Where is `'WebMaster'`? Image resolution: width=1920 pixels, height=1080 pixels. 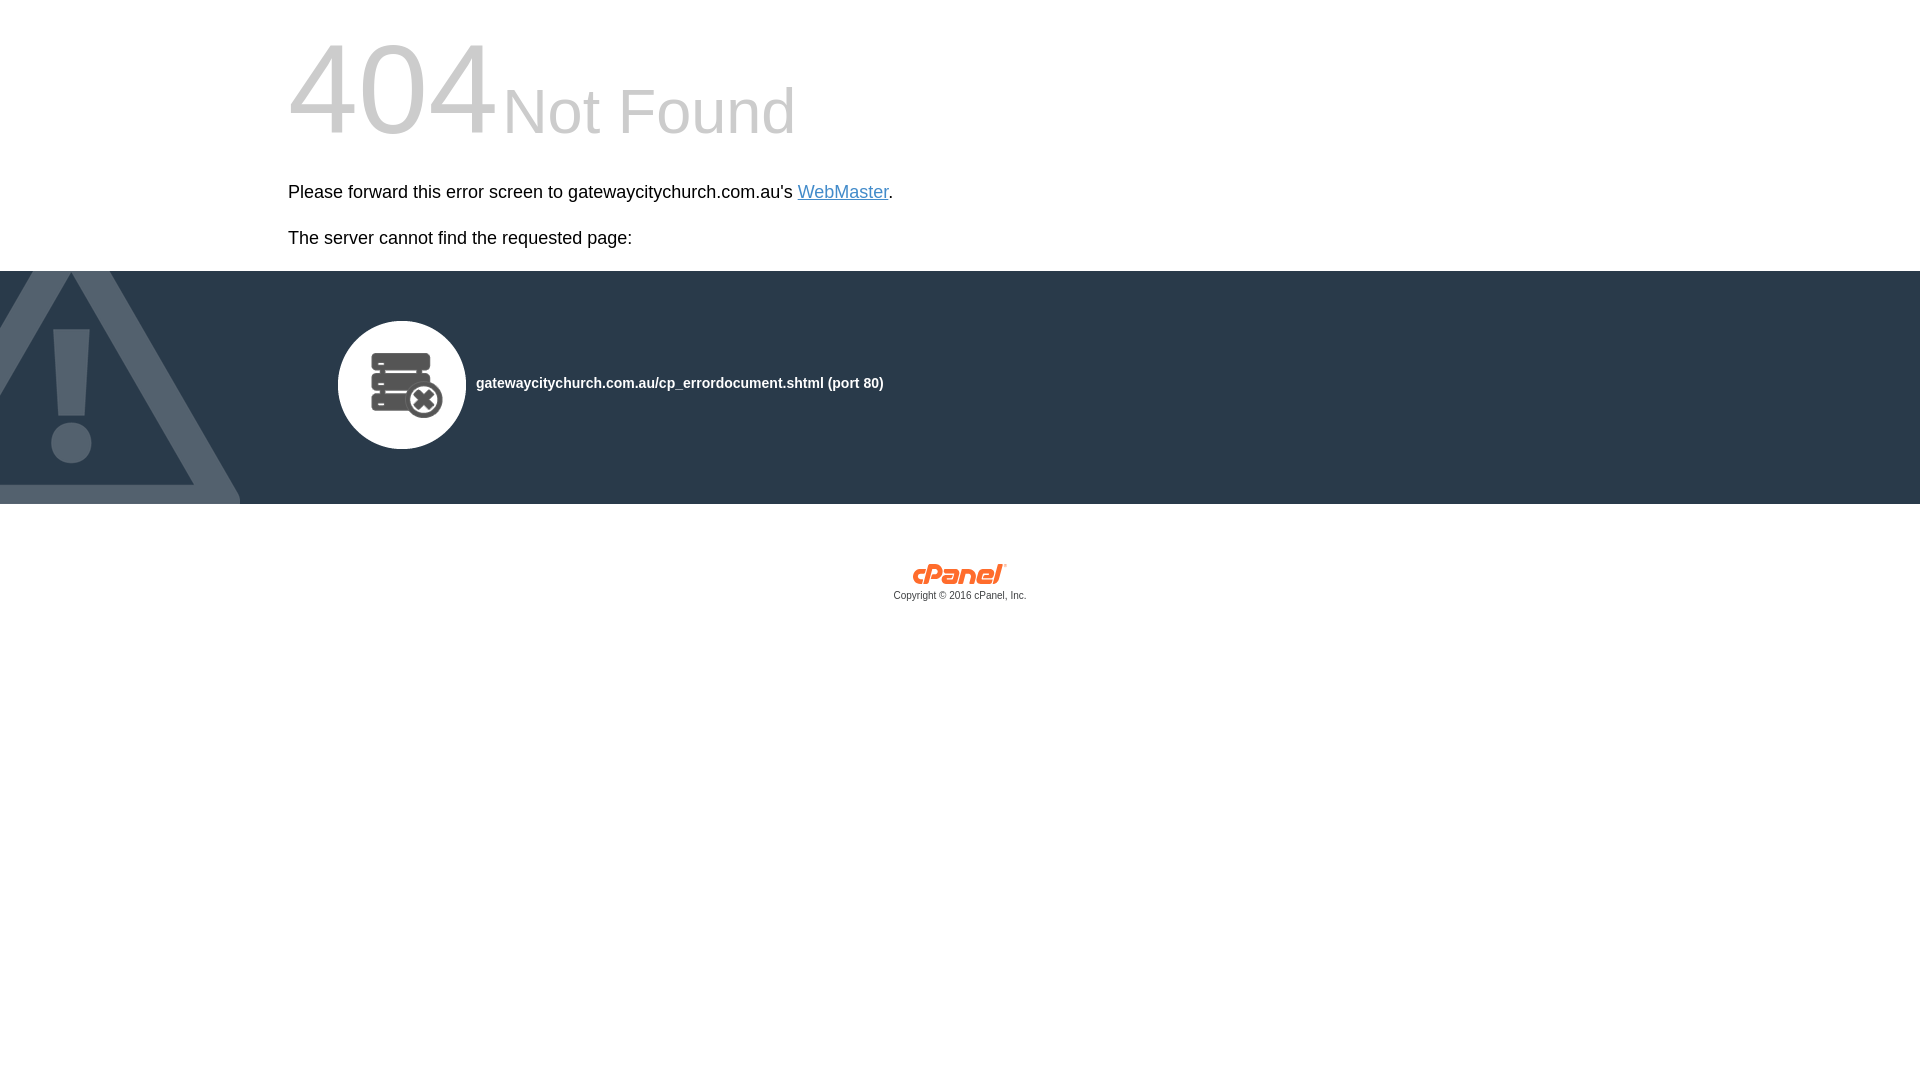
'WebMaster' is located at coordinates (843, 192).